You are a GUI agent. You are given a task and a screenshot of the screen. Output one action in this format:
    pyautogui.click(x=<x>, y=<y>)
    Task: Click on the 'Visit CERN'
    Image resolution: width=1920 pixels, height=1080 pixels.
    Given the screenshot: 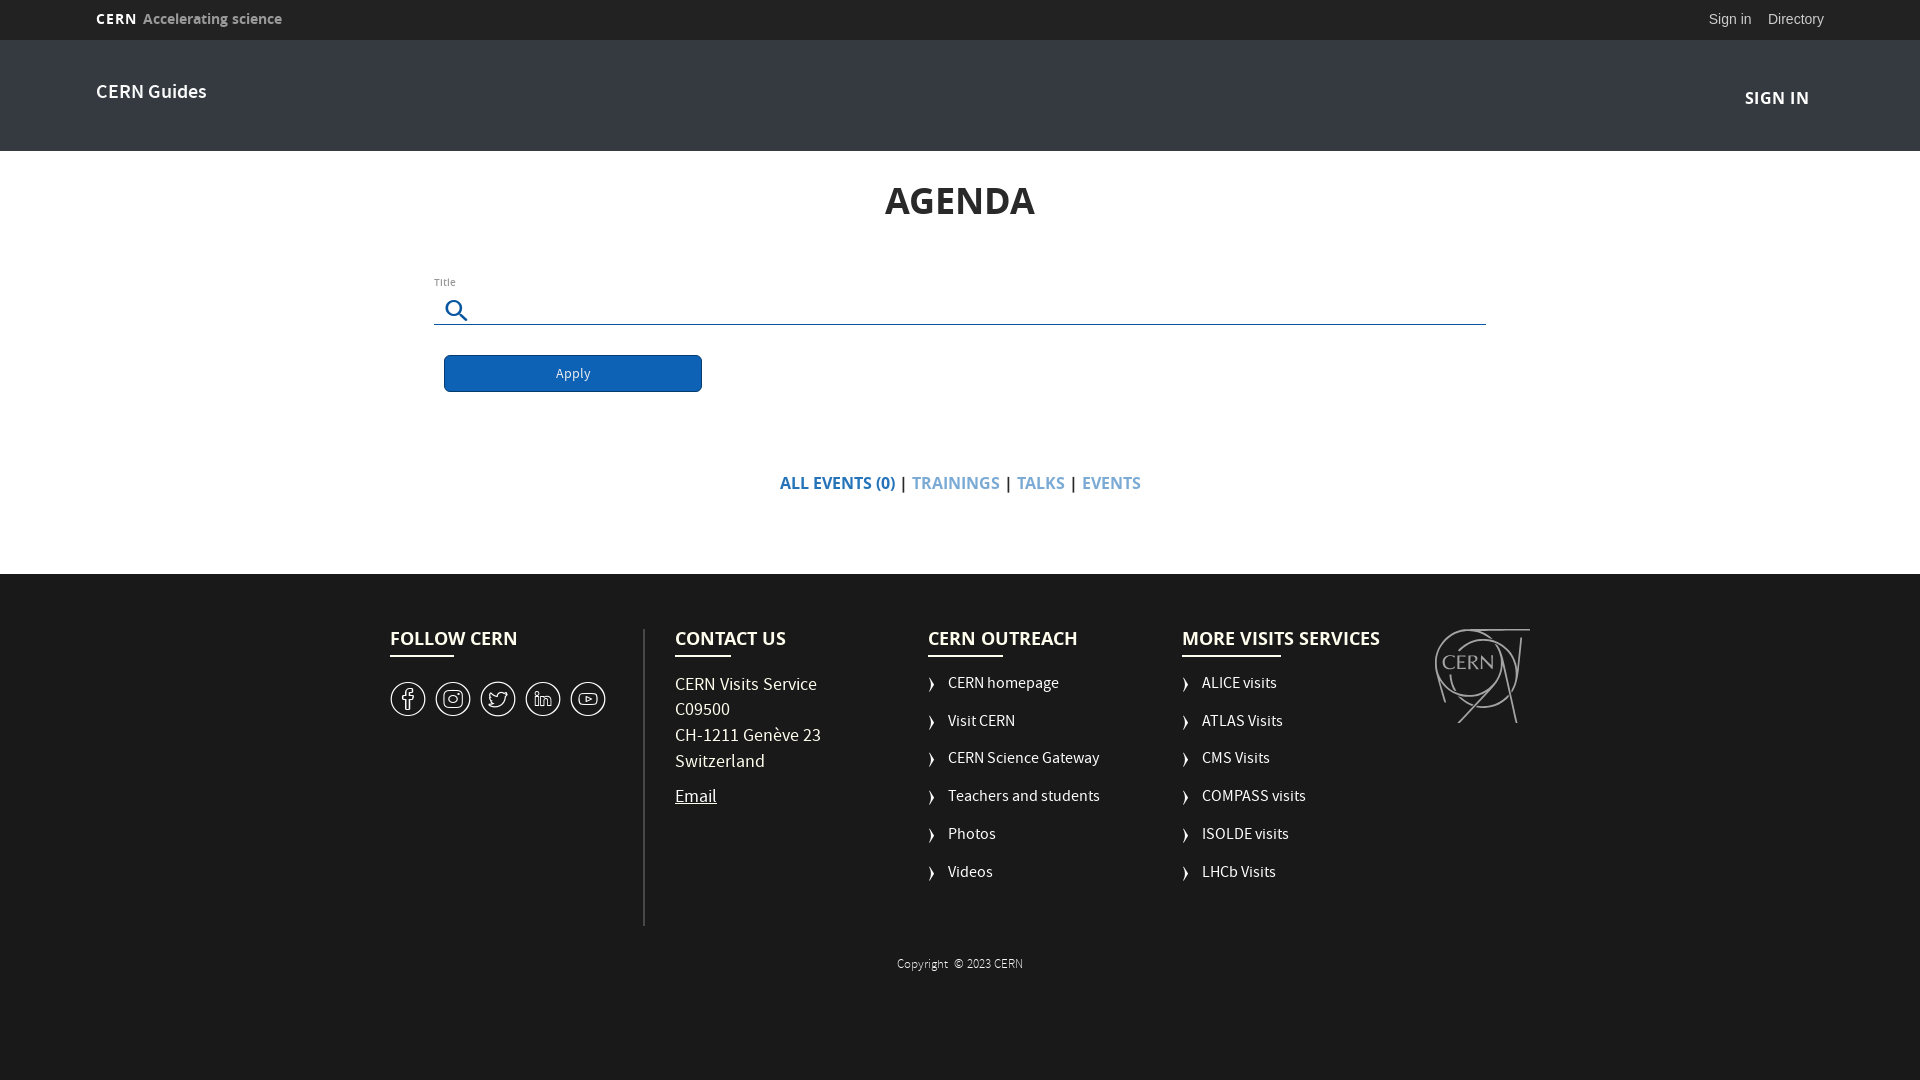 What is the action you would take?
    pyautogui.click(x=971, y=731)
    